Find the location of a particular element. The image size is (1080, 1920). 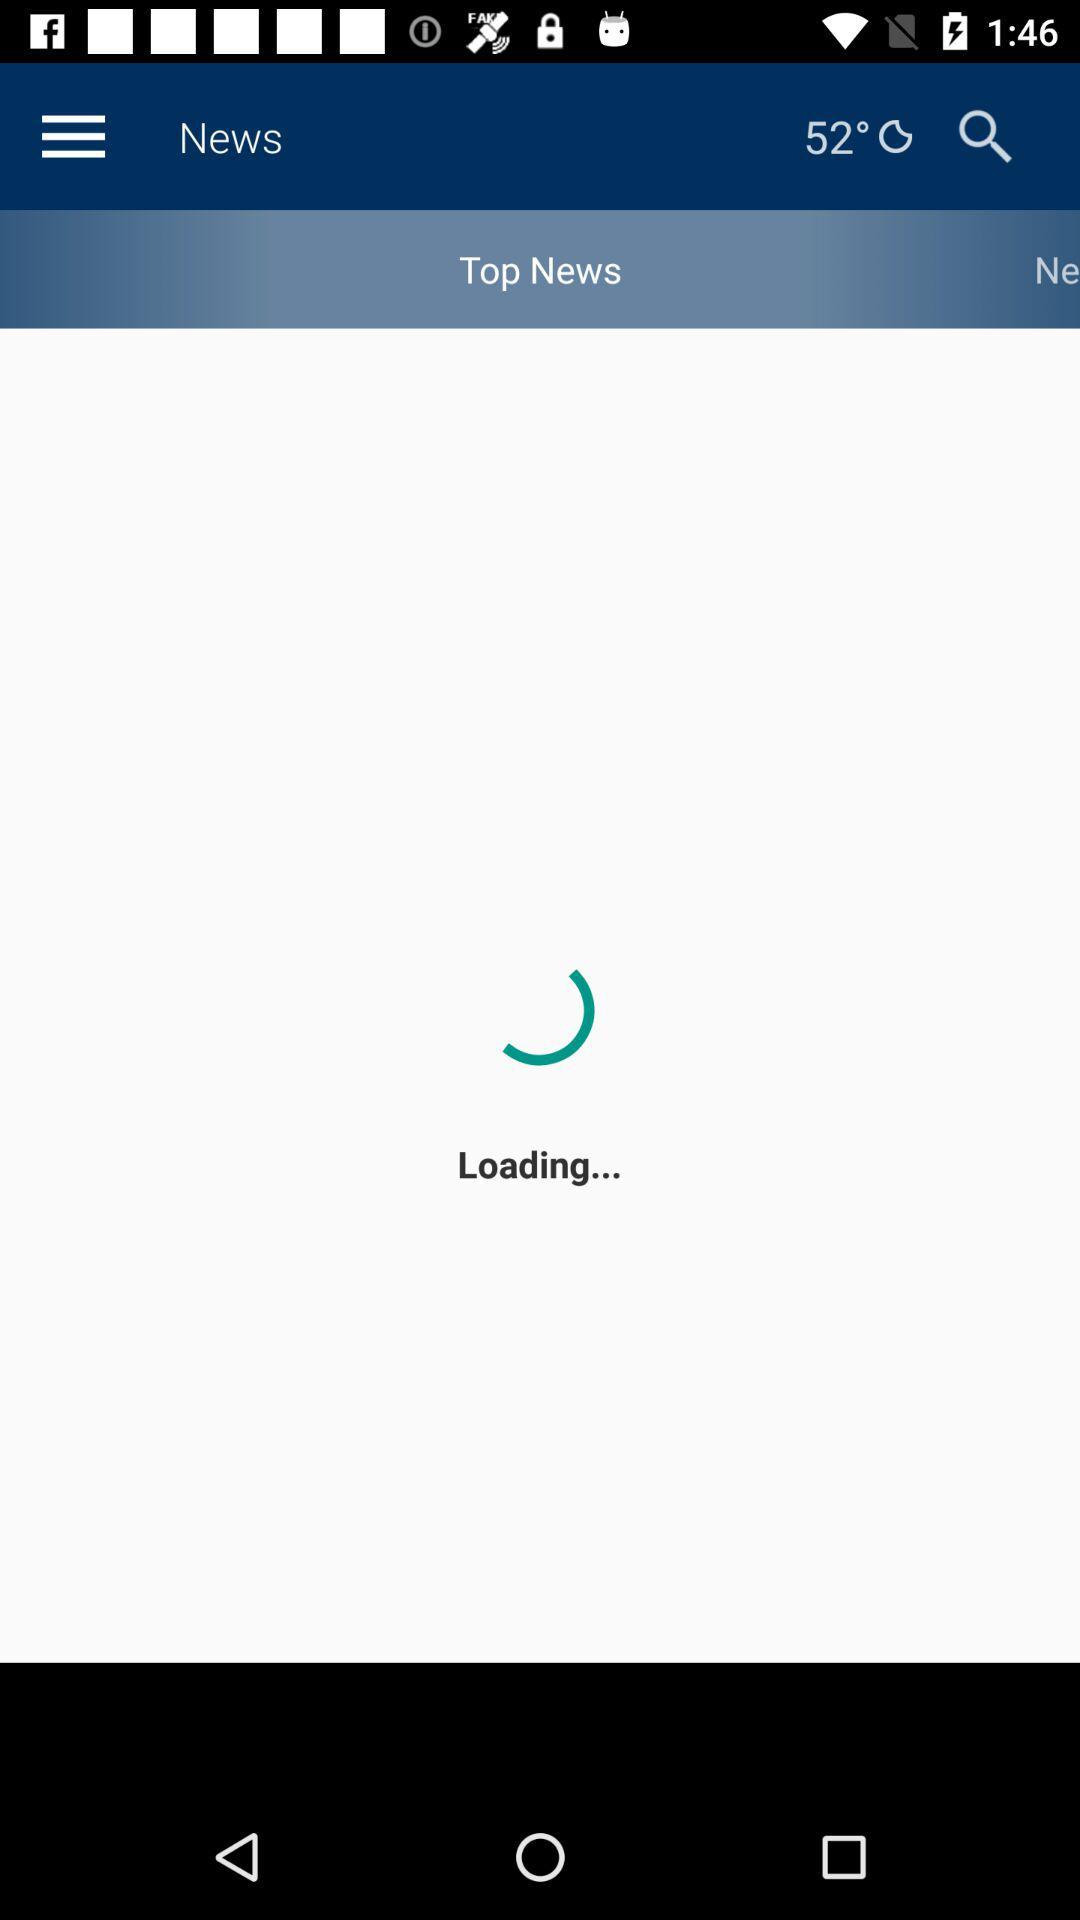

the menu icon is located at coordinates (72, 135).